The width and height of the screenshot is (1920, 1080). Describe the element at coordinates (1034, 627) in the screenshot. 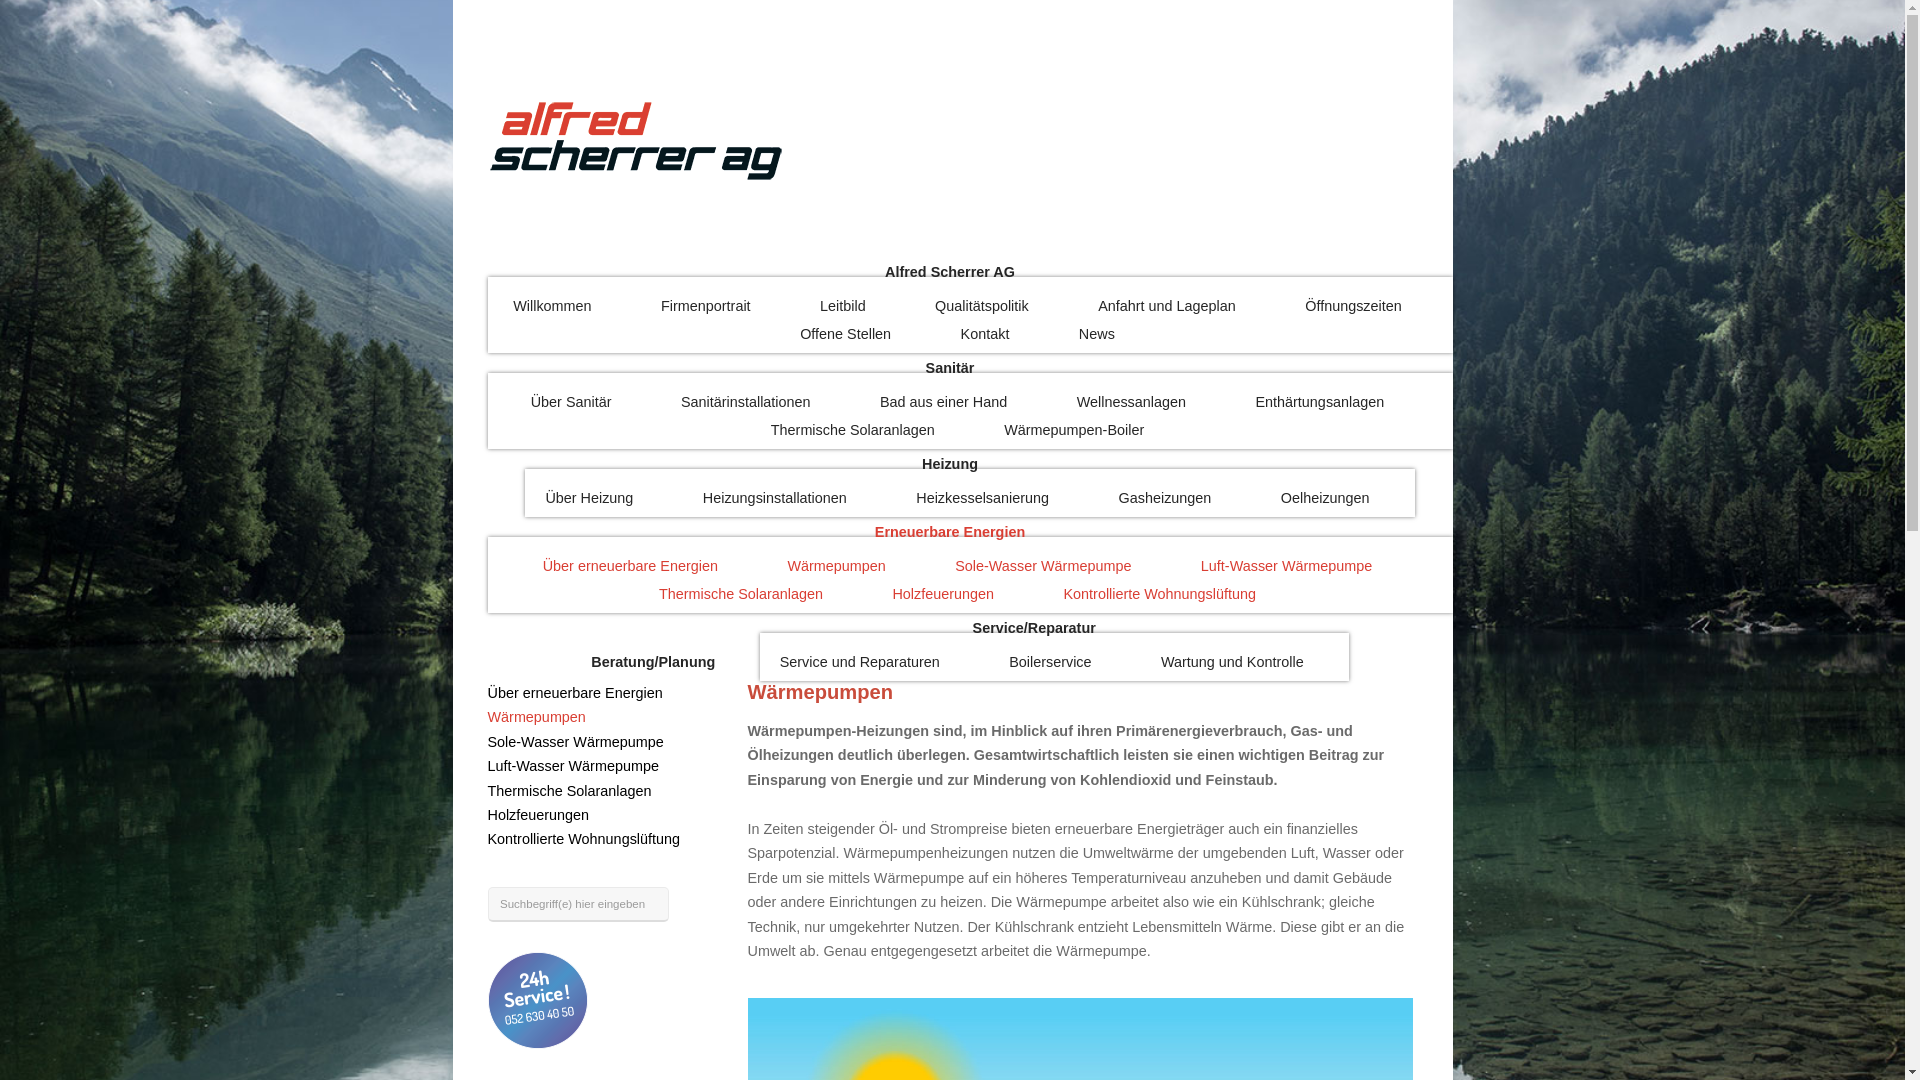

I see `'Service/Reparatur'` at that location.